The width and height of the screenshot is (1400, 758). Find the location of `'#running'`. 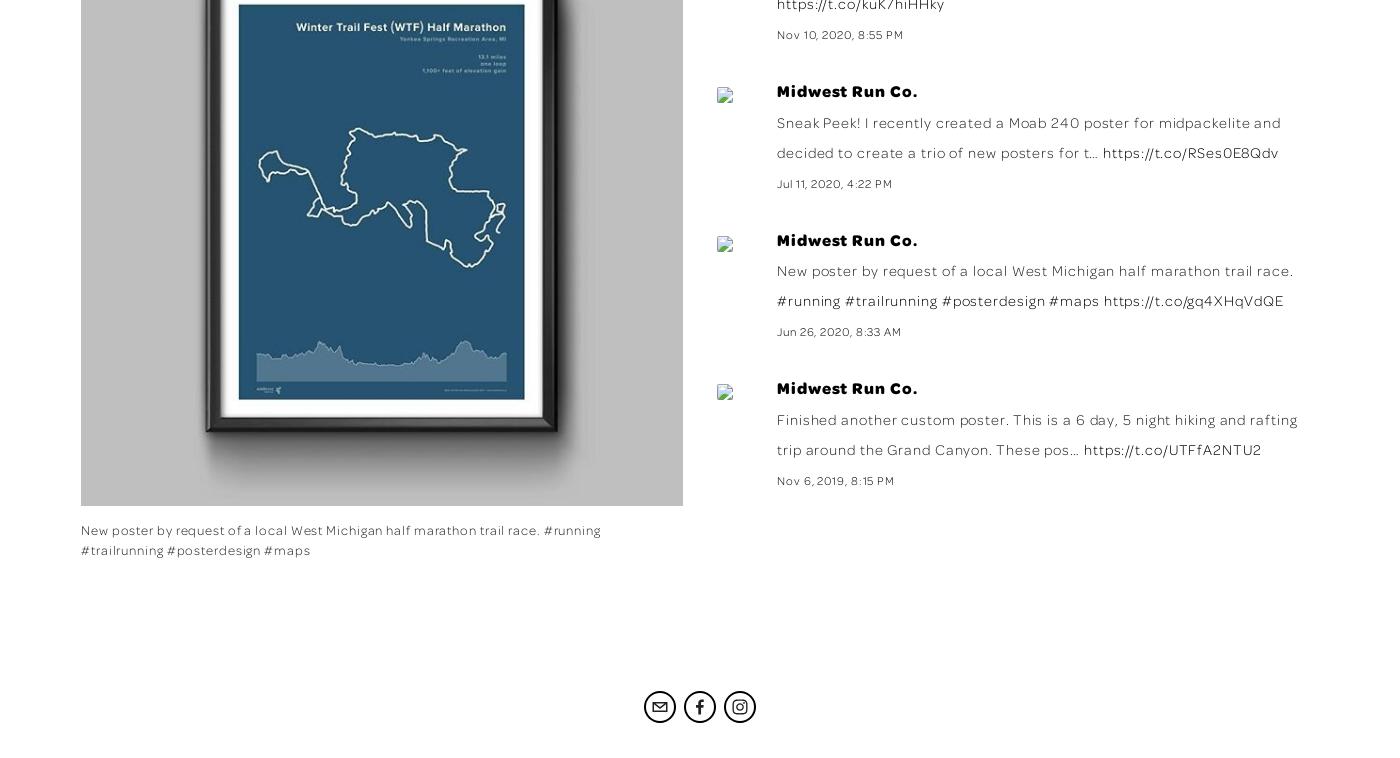

'#running' is located at coordinates (809, 300).